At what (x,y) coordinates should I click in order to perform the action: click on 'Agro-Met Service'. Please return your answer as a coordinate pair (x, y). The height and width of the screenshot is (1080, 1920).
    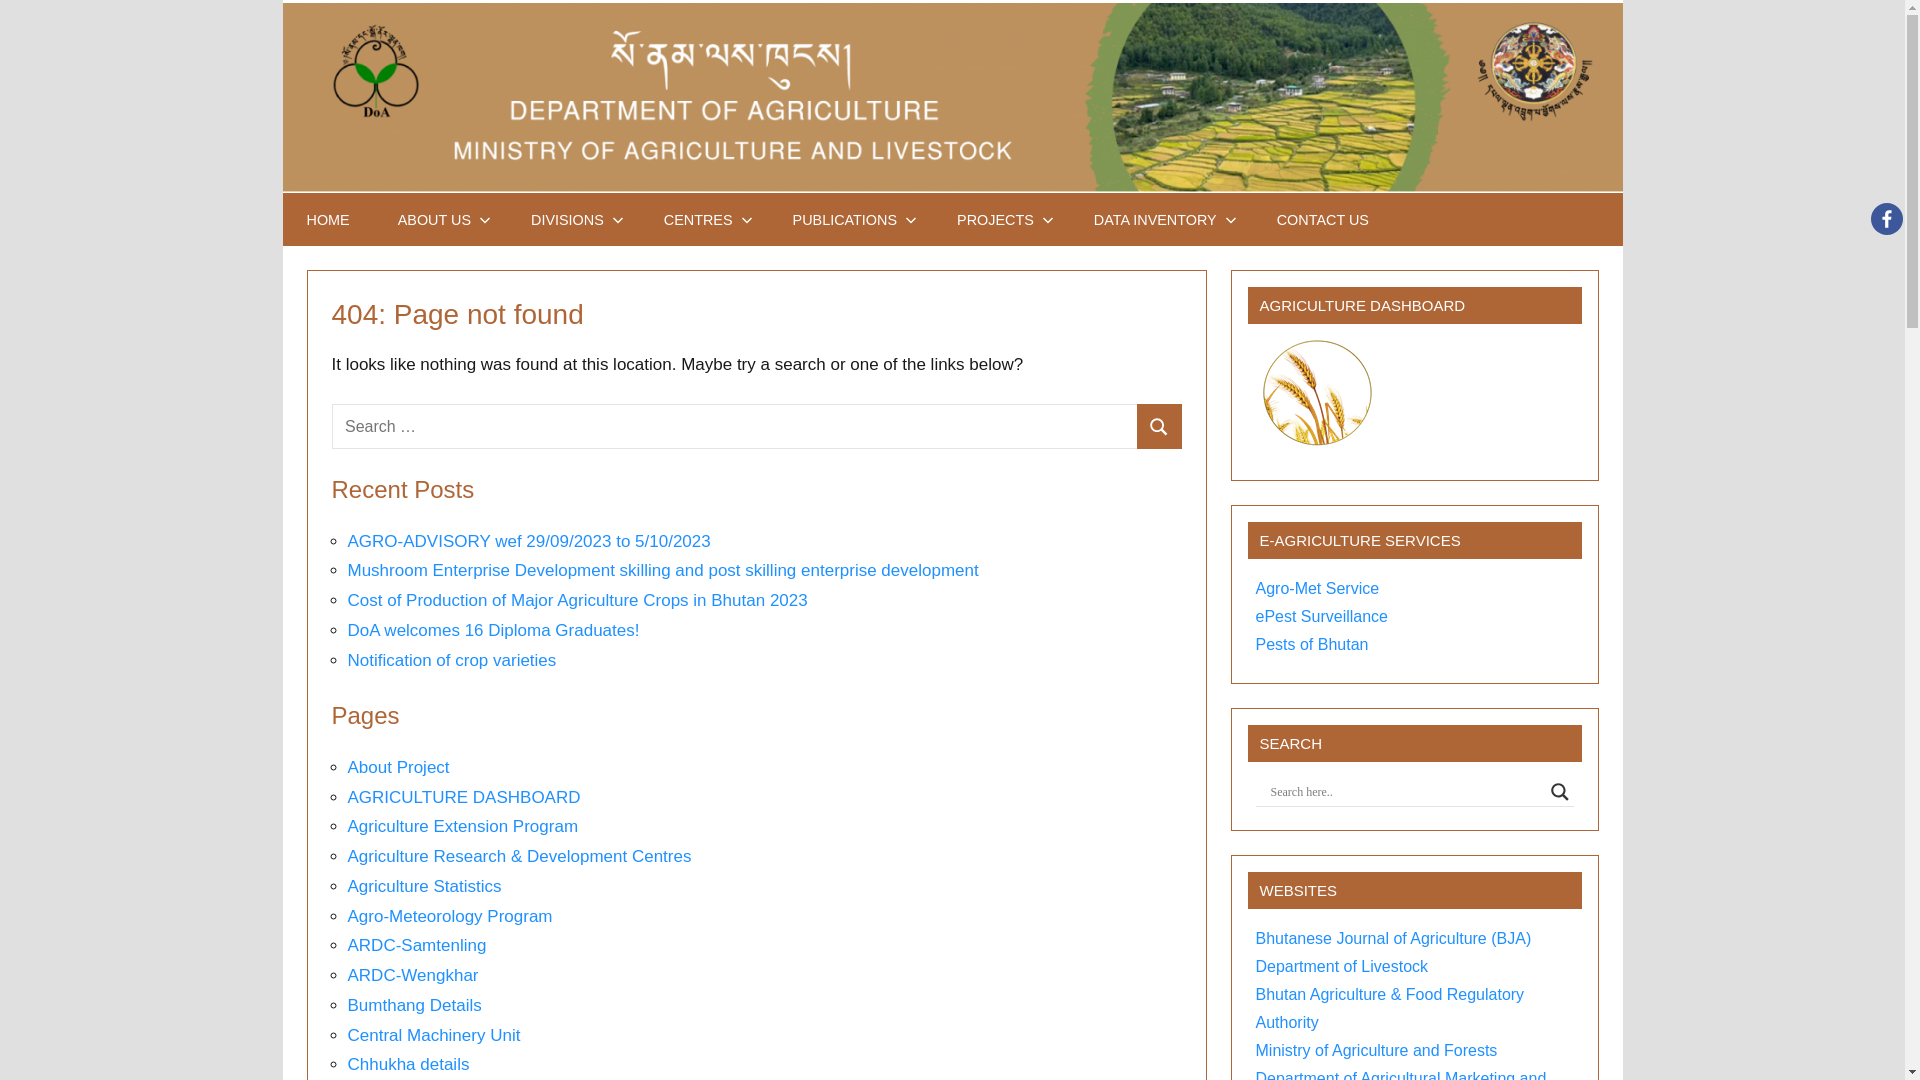
    Looking at the image, I should click on (1318, 587).